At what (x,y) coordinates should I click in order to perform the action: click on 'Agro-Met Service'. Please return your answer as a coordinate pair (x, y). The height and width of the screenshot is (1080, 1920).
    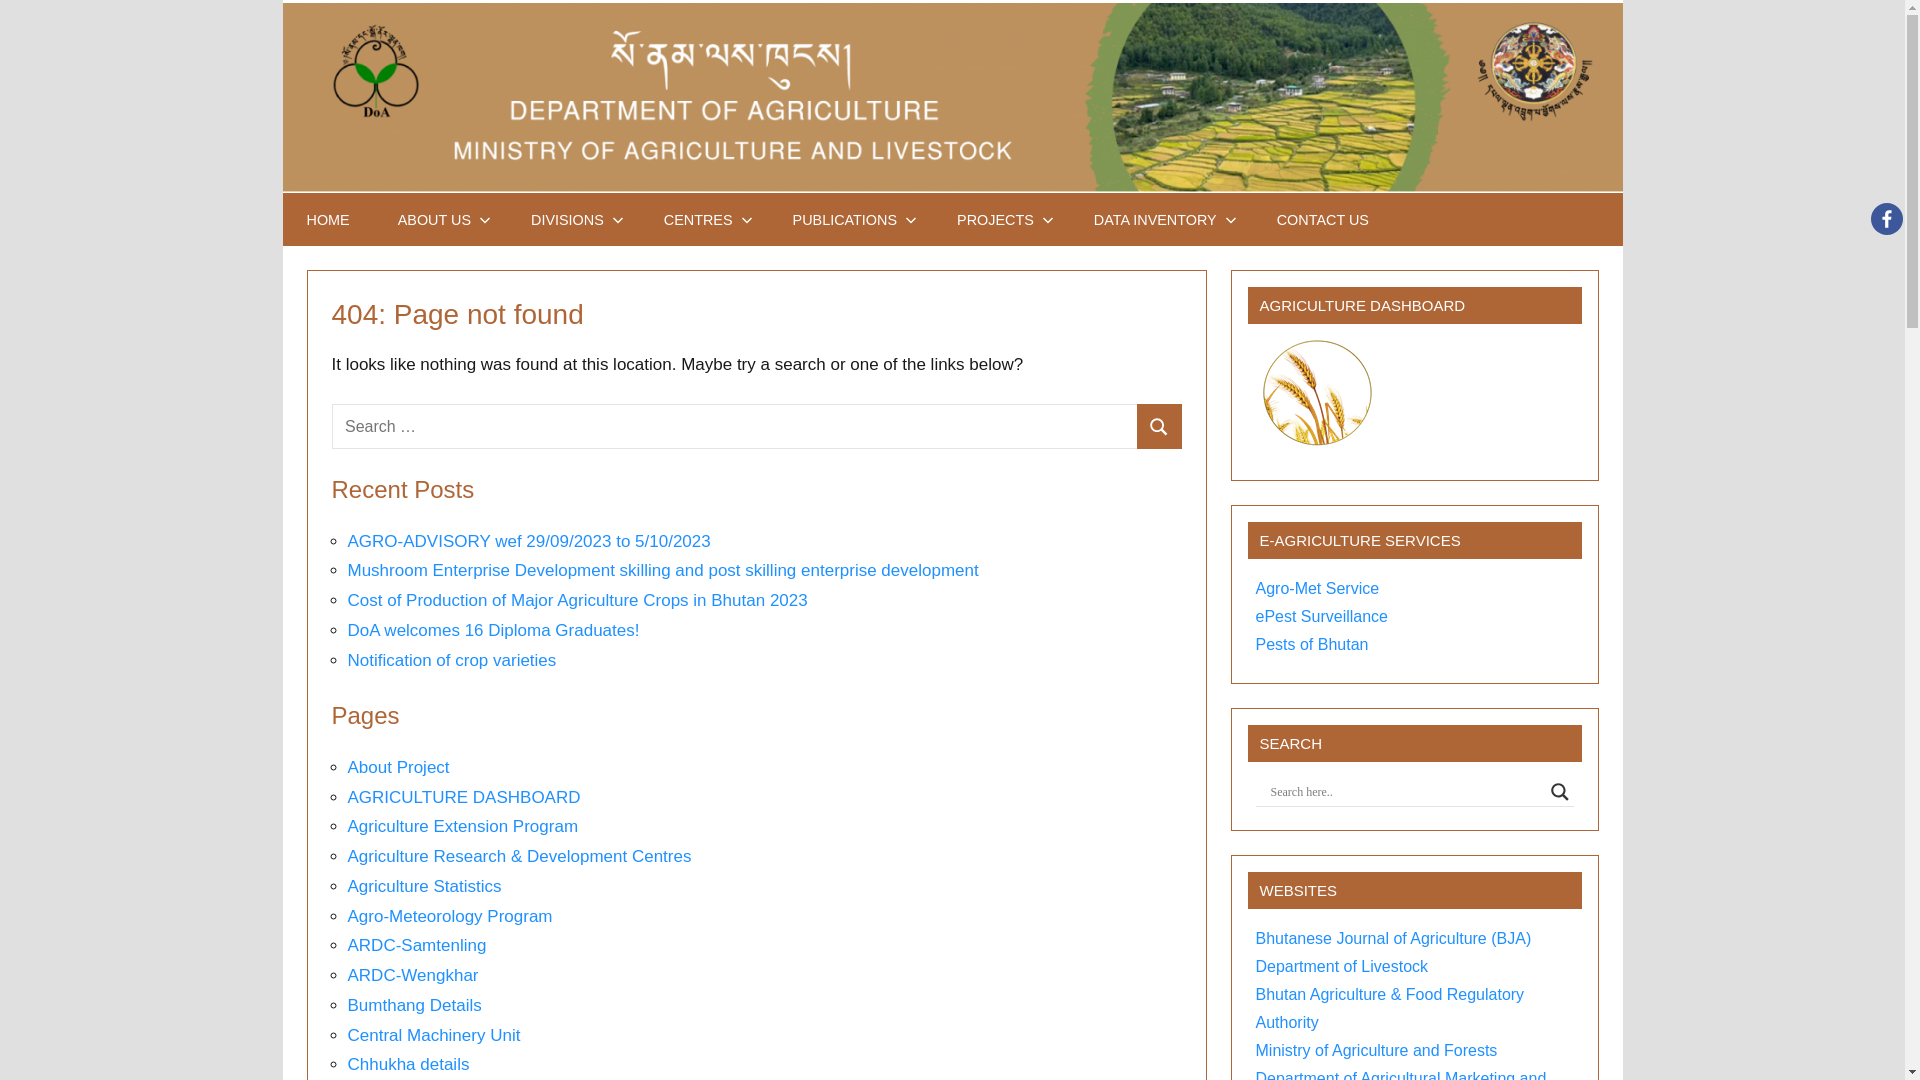
    Looking at the image, I should click on (1318, 587).